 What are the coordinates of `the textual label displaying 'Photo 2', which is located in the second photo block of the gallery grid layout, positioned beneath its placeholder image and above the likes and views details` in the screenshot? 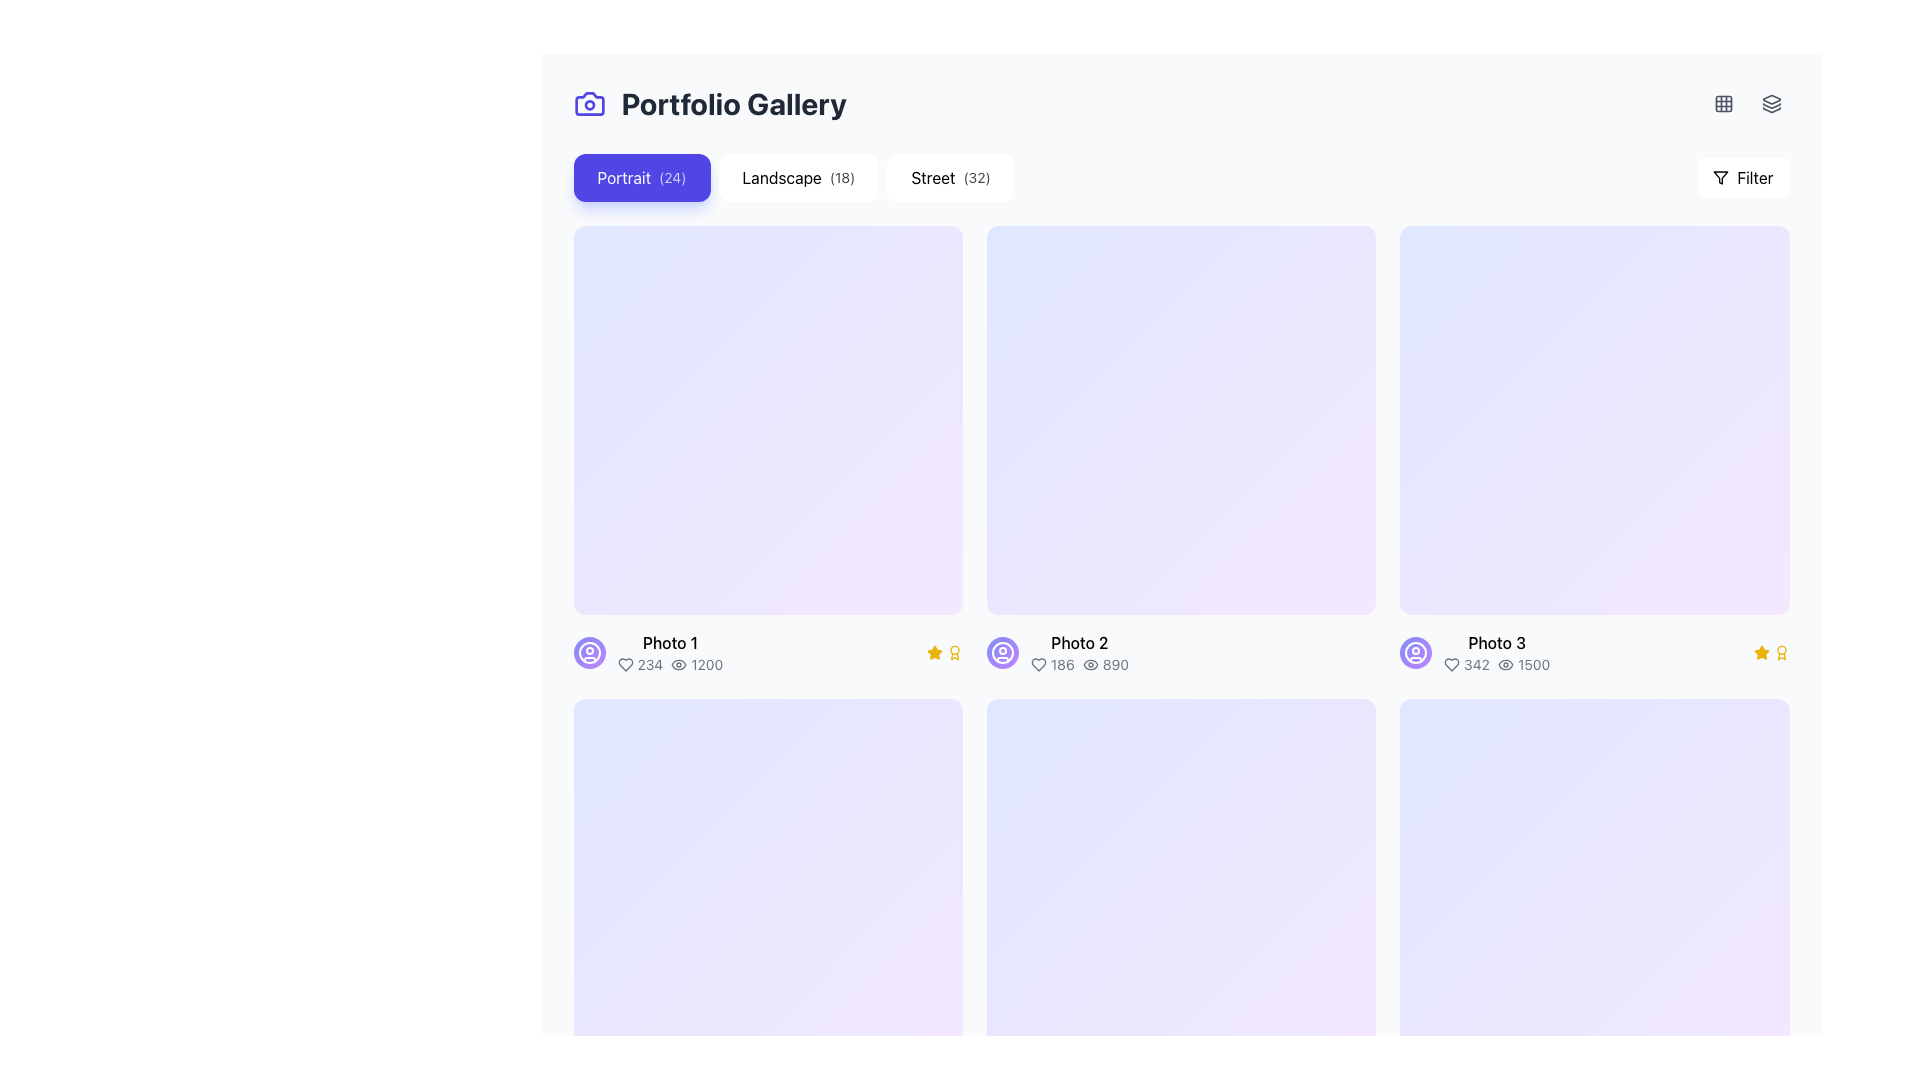 It's located at (1078, 643).